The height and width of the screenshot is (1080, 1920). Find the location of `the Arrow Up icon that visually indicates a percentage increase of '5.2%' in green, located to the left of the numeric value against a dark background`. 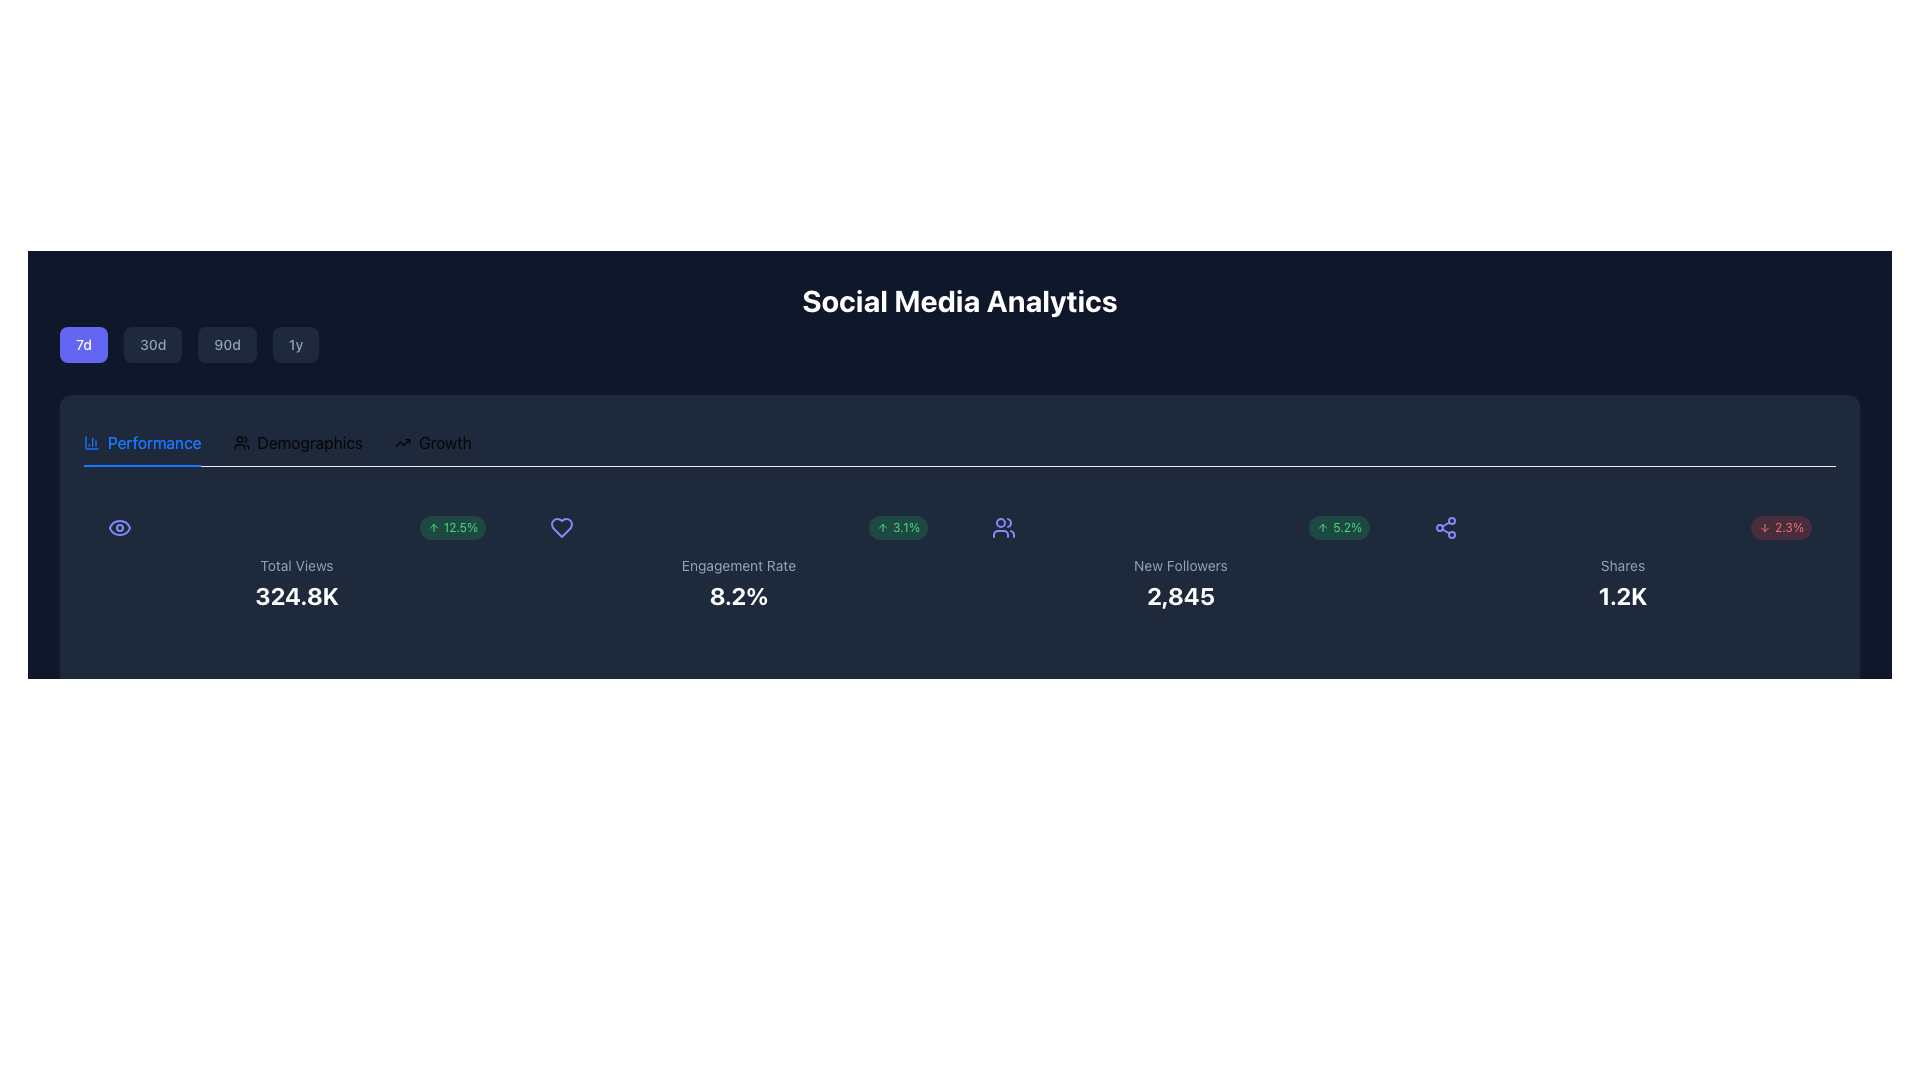

the Arrow Up icon that visually indicates a percentage increase of '5.2%' in green, located to the left of the numeric value against a dark background is located at coordinates (1323, 527).